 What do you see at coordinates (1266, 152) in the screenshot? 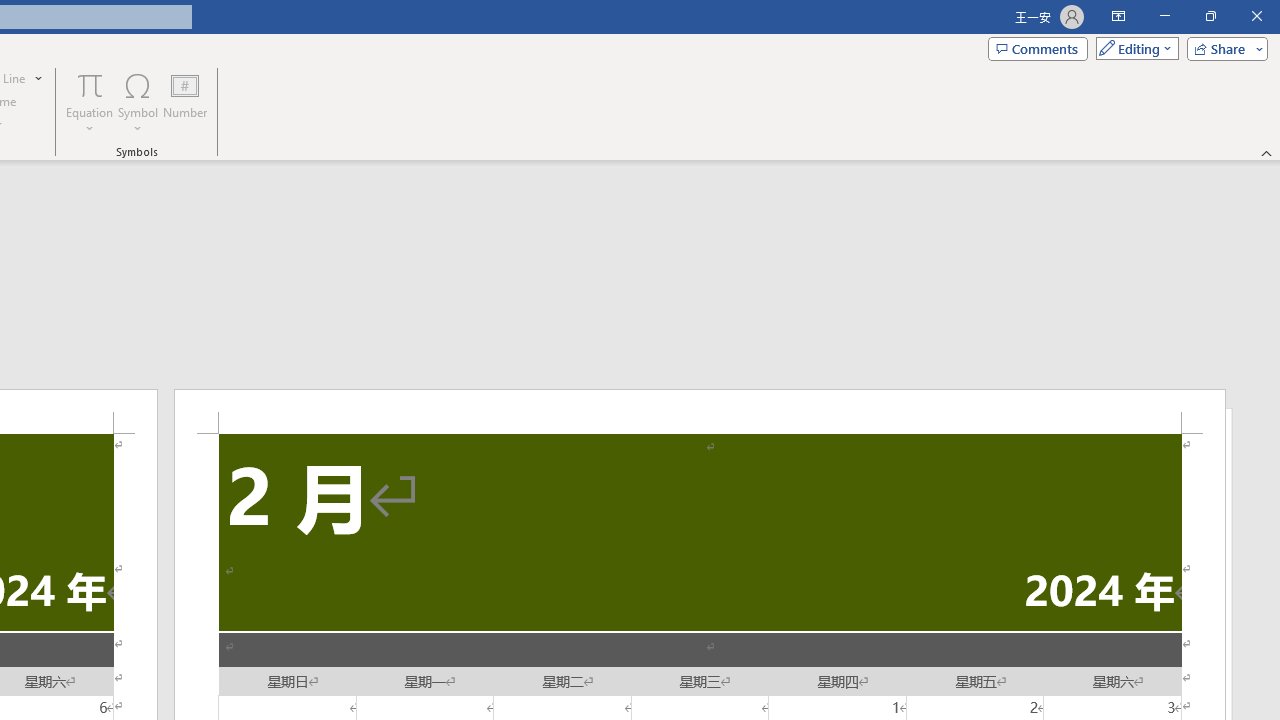
I see `'Collapse the Ribbon'` at bounding box center [1266, 152].